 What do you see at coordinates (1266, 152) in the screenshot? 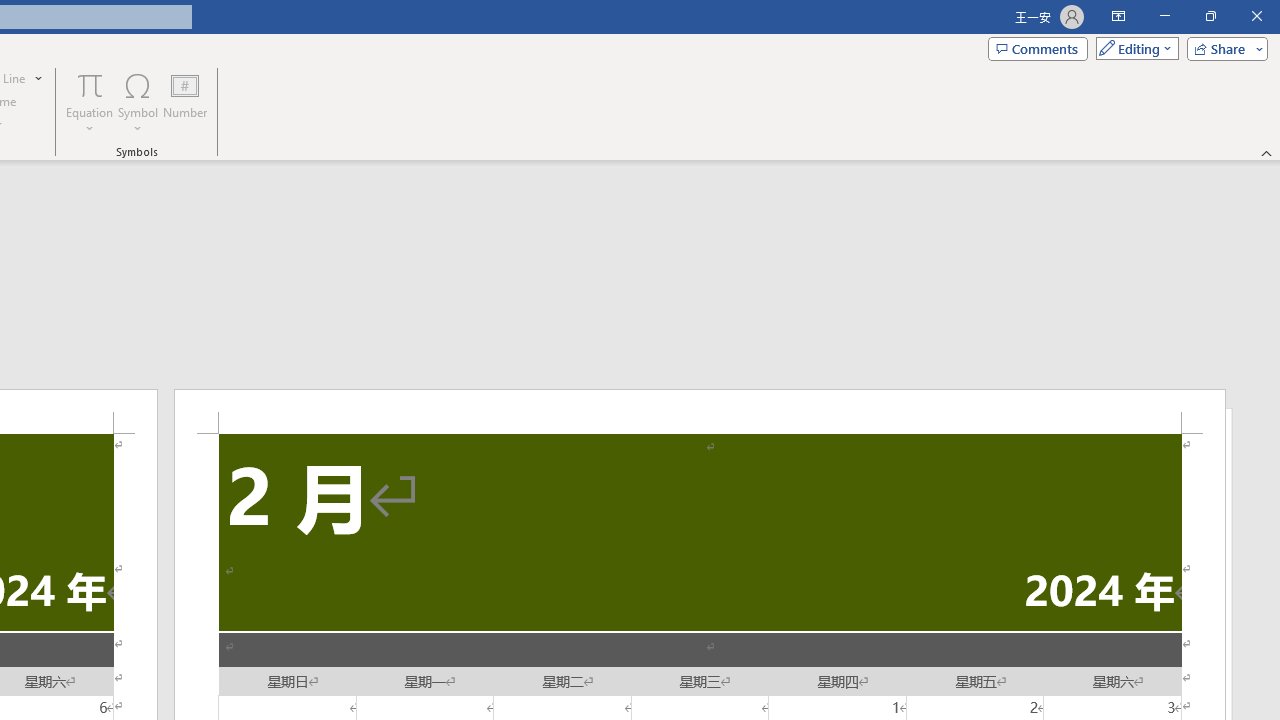
I see `'Collapse the Ribbon'` at bounding box center [1266, 152].